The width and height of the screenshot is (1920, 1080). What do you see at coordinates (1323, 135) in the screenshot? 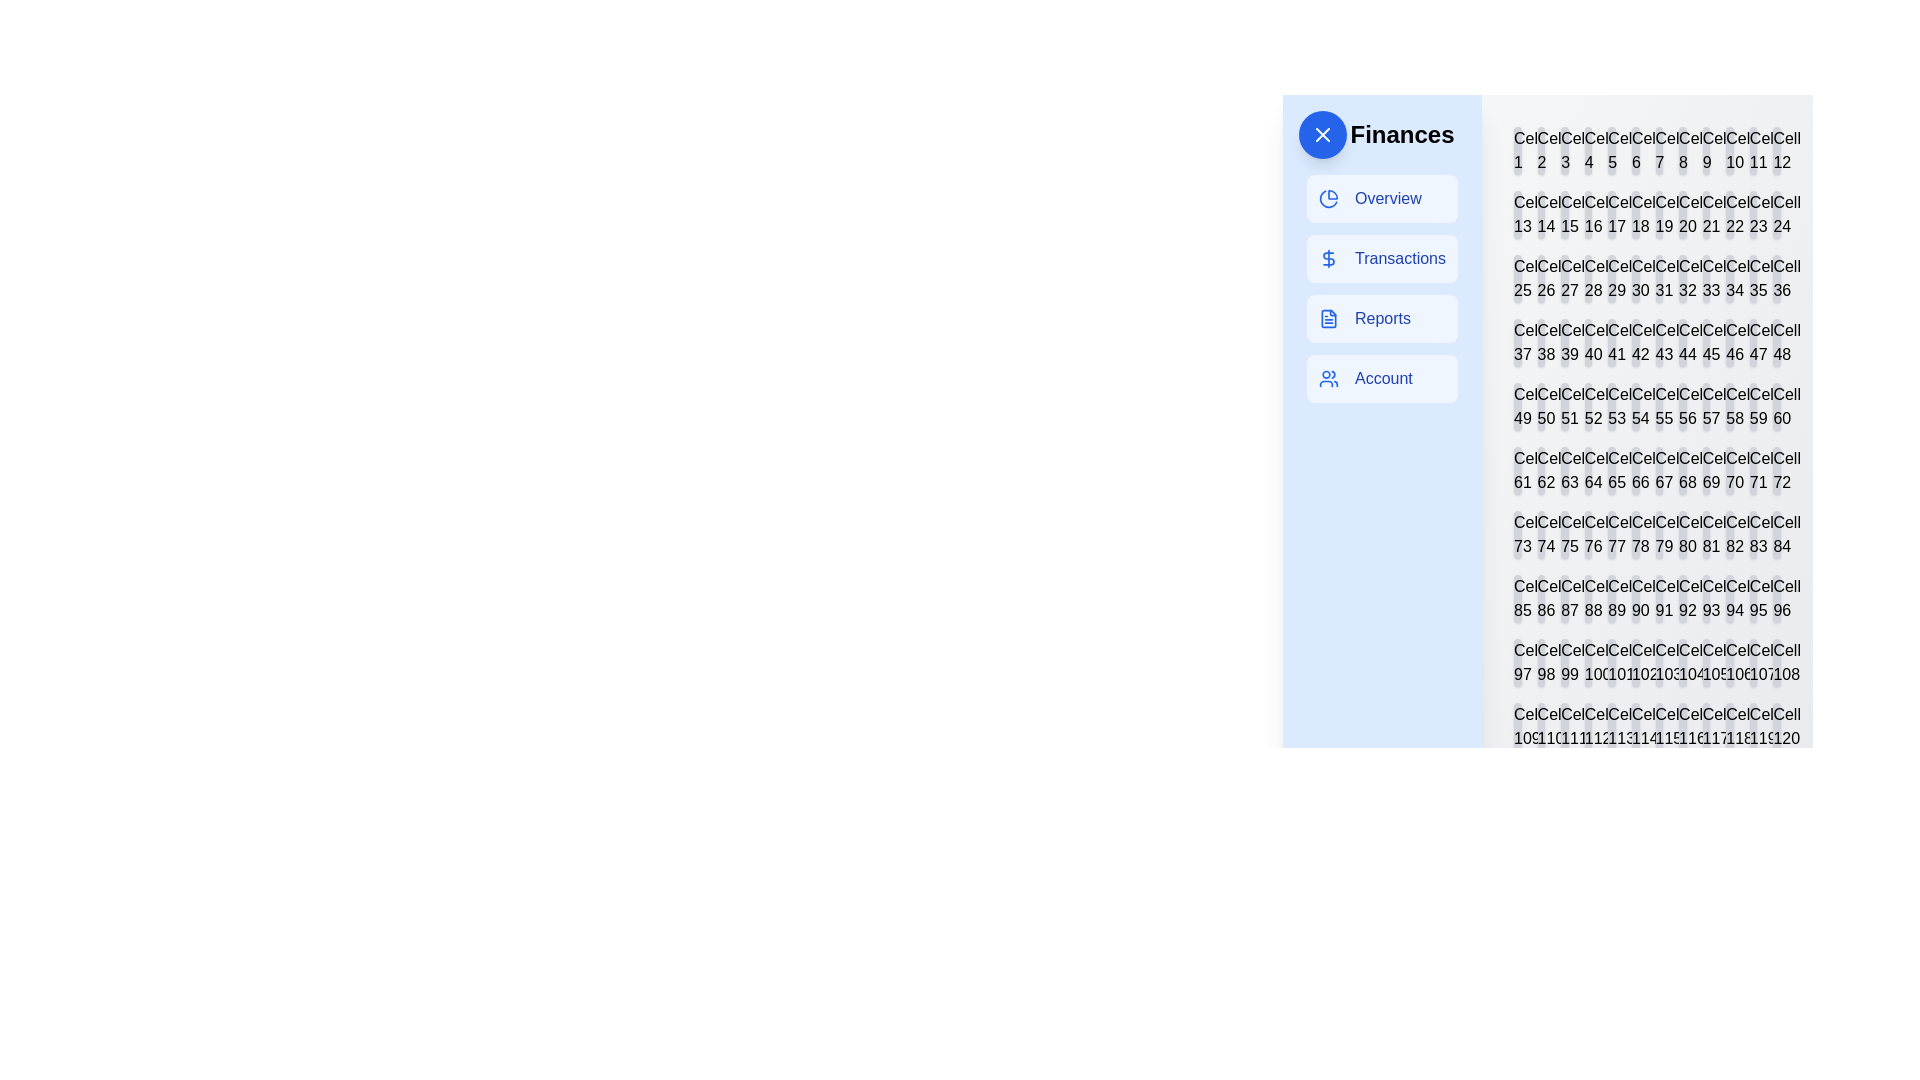
I see `the toggle button to change the navigation drawer visibility` at bounding box center [1323, 135].